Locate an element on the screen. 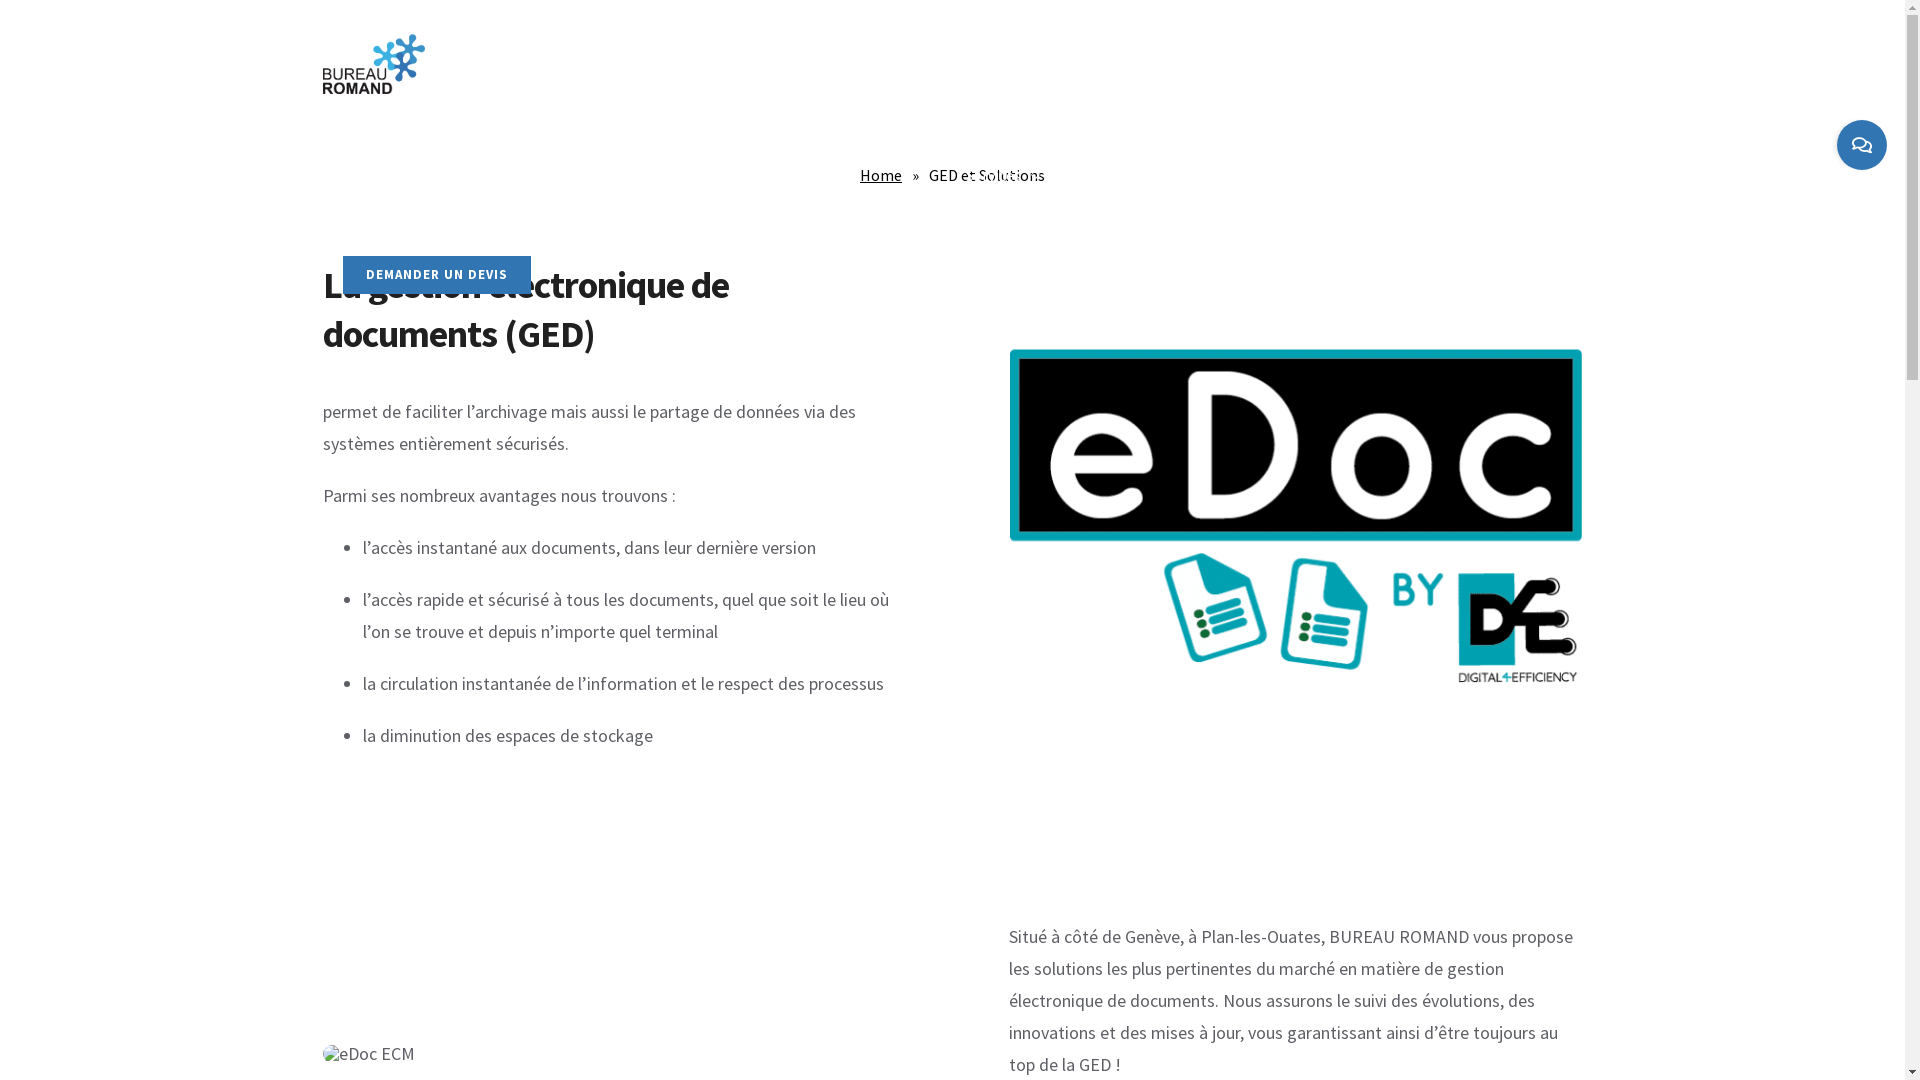 This screenshot has height=1080, width=1920. 'Accueil' is located at coordinates (365, 173).